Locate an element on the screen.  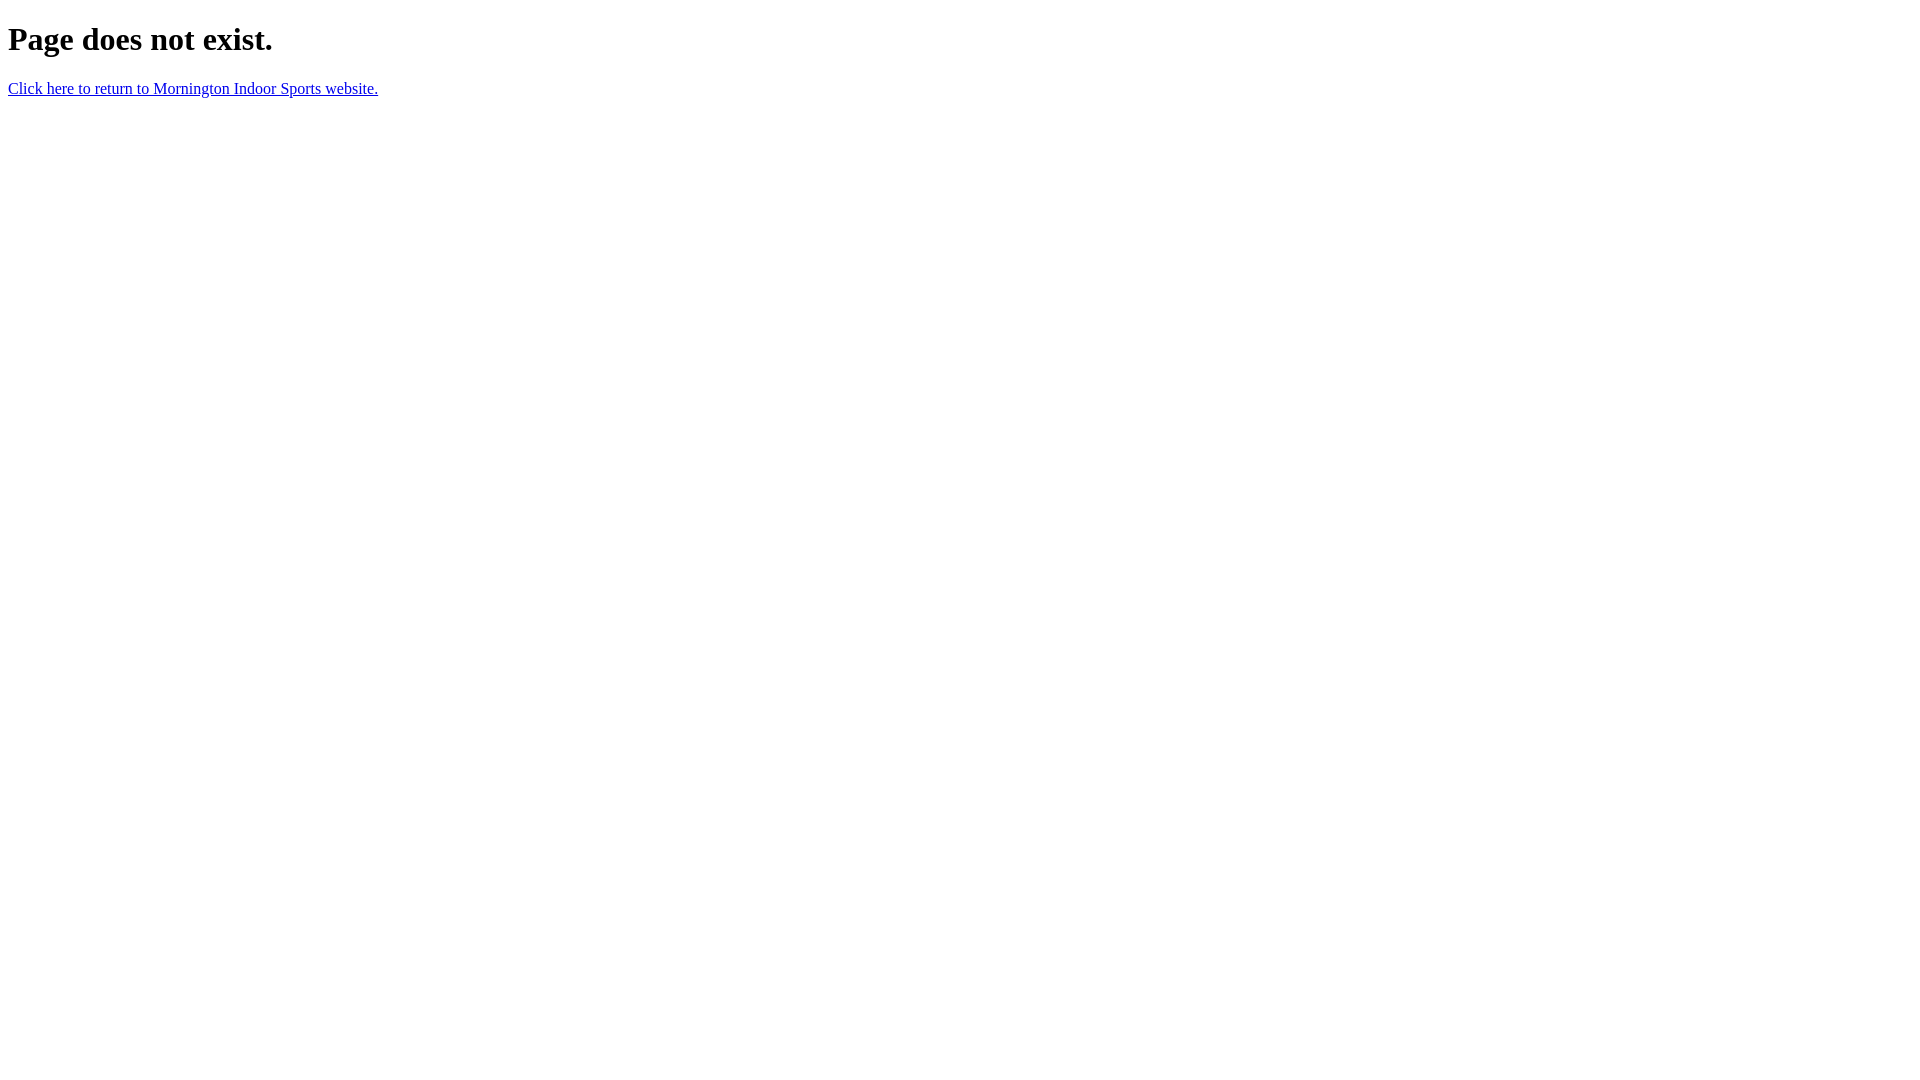
'Click here to return to Mornington Indoor Sports website.' is located at coordinates (192, 87).